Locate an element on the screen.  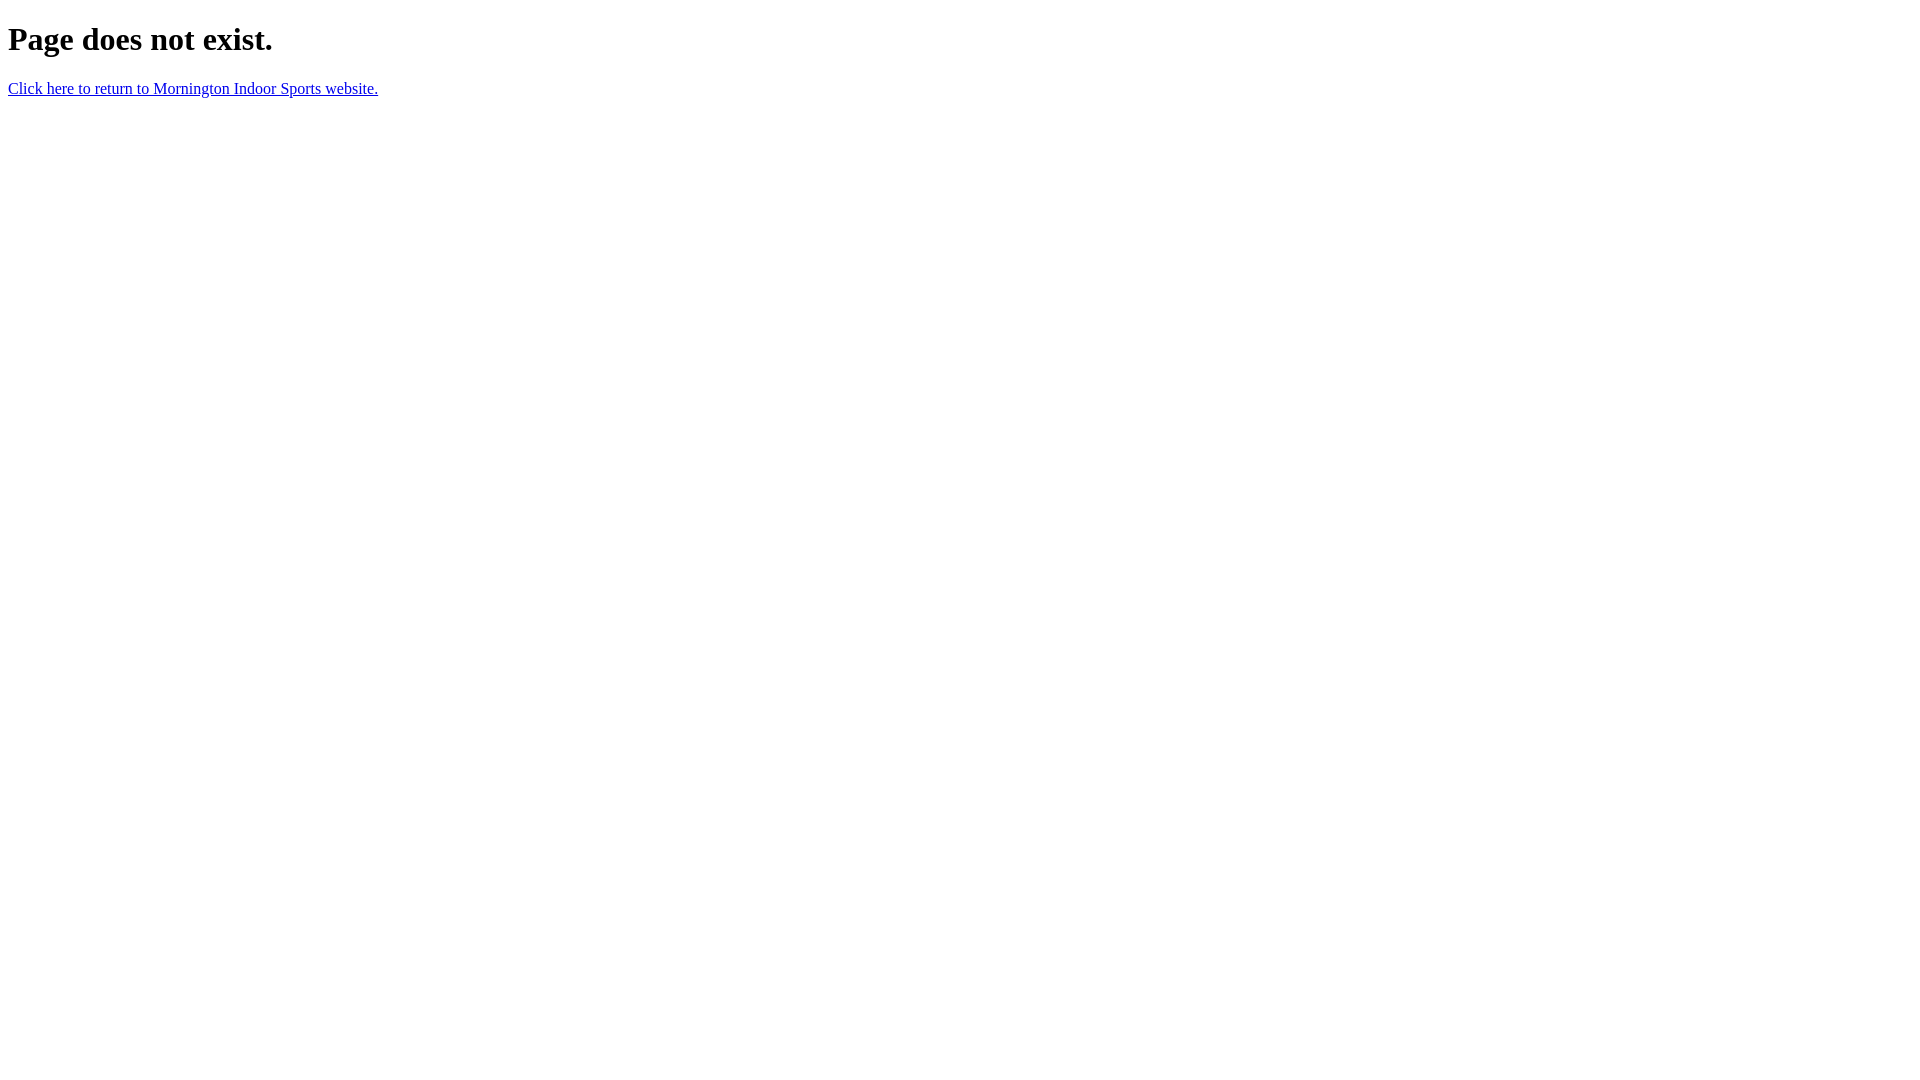
'Click here to return to Mornington Indoor Sports website.' is located at coordinates (192, 87).